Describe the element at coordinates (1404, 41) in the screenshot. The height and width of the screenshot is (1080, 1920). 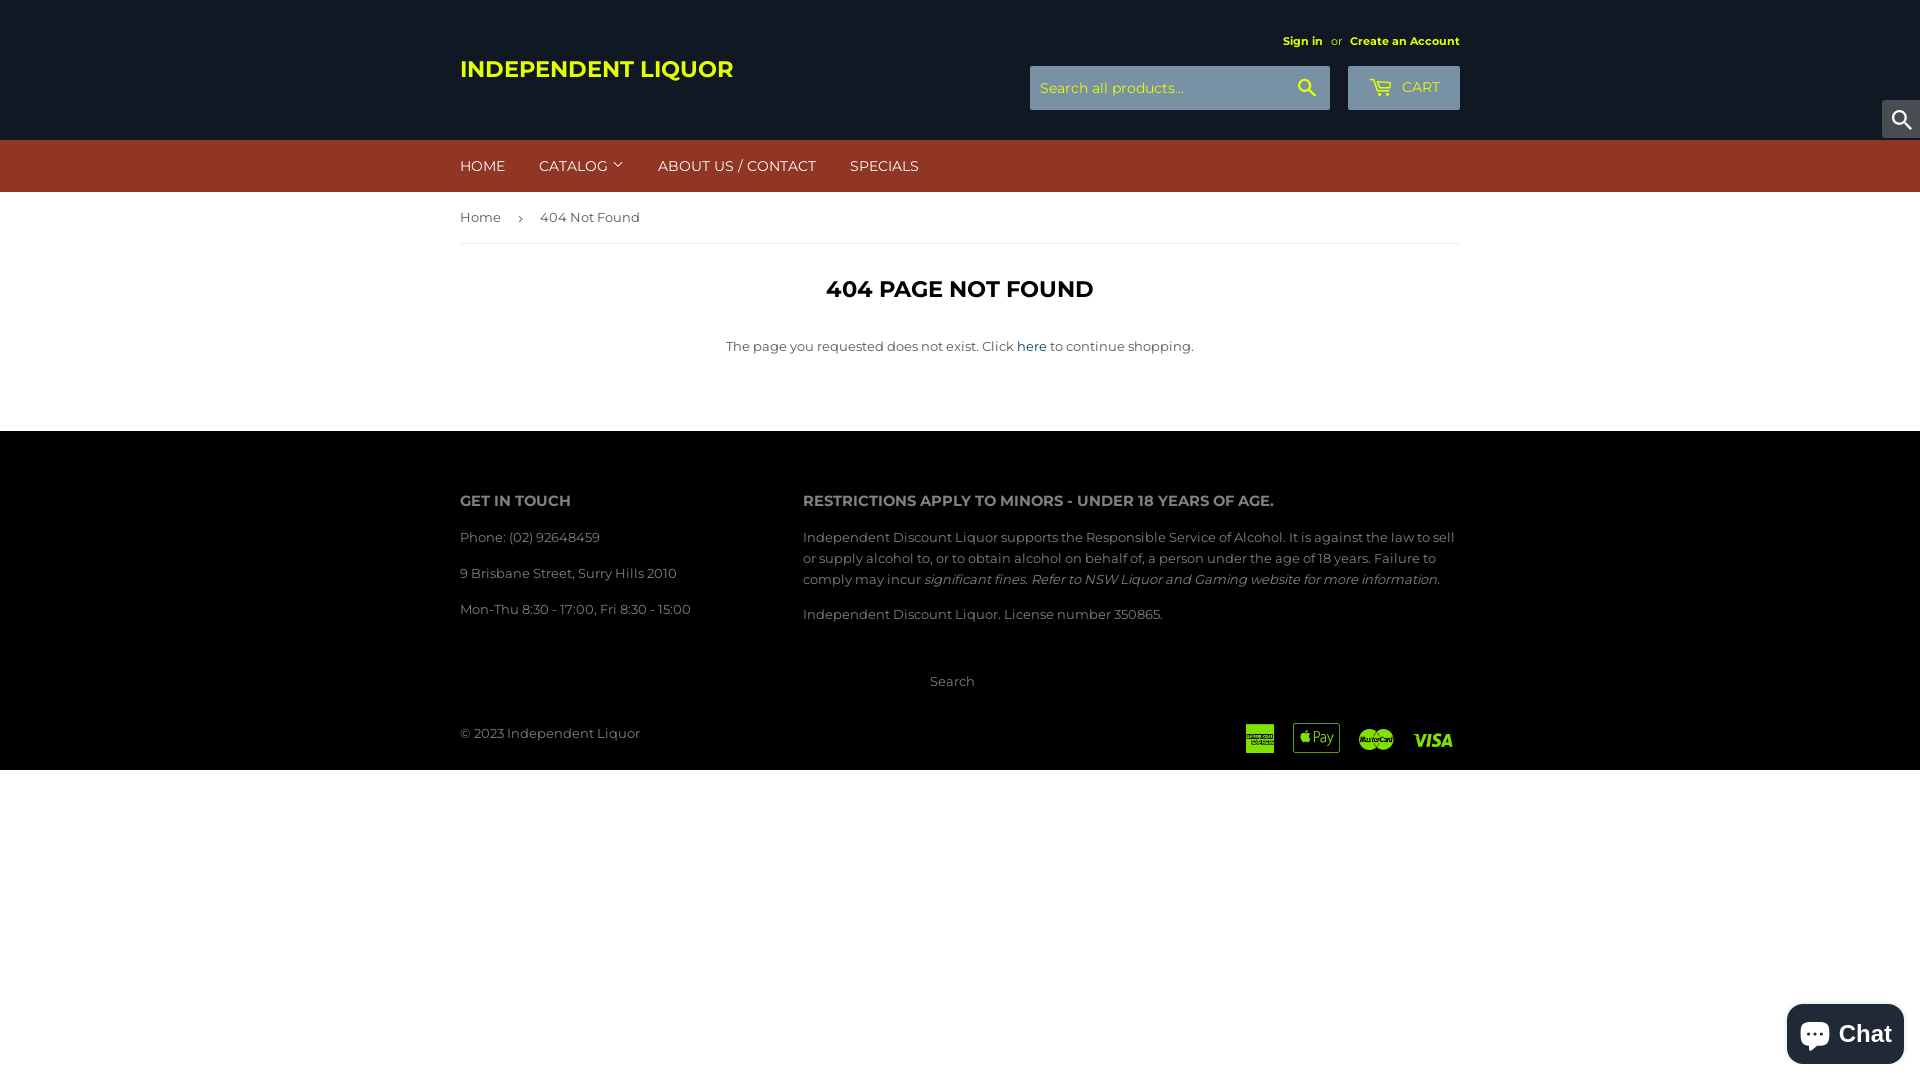
I see `'Create an Account'` at that location.